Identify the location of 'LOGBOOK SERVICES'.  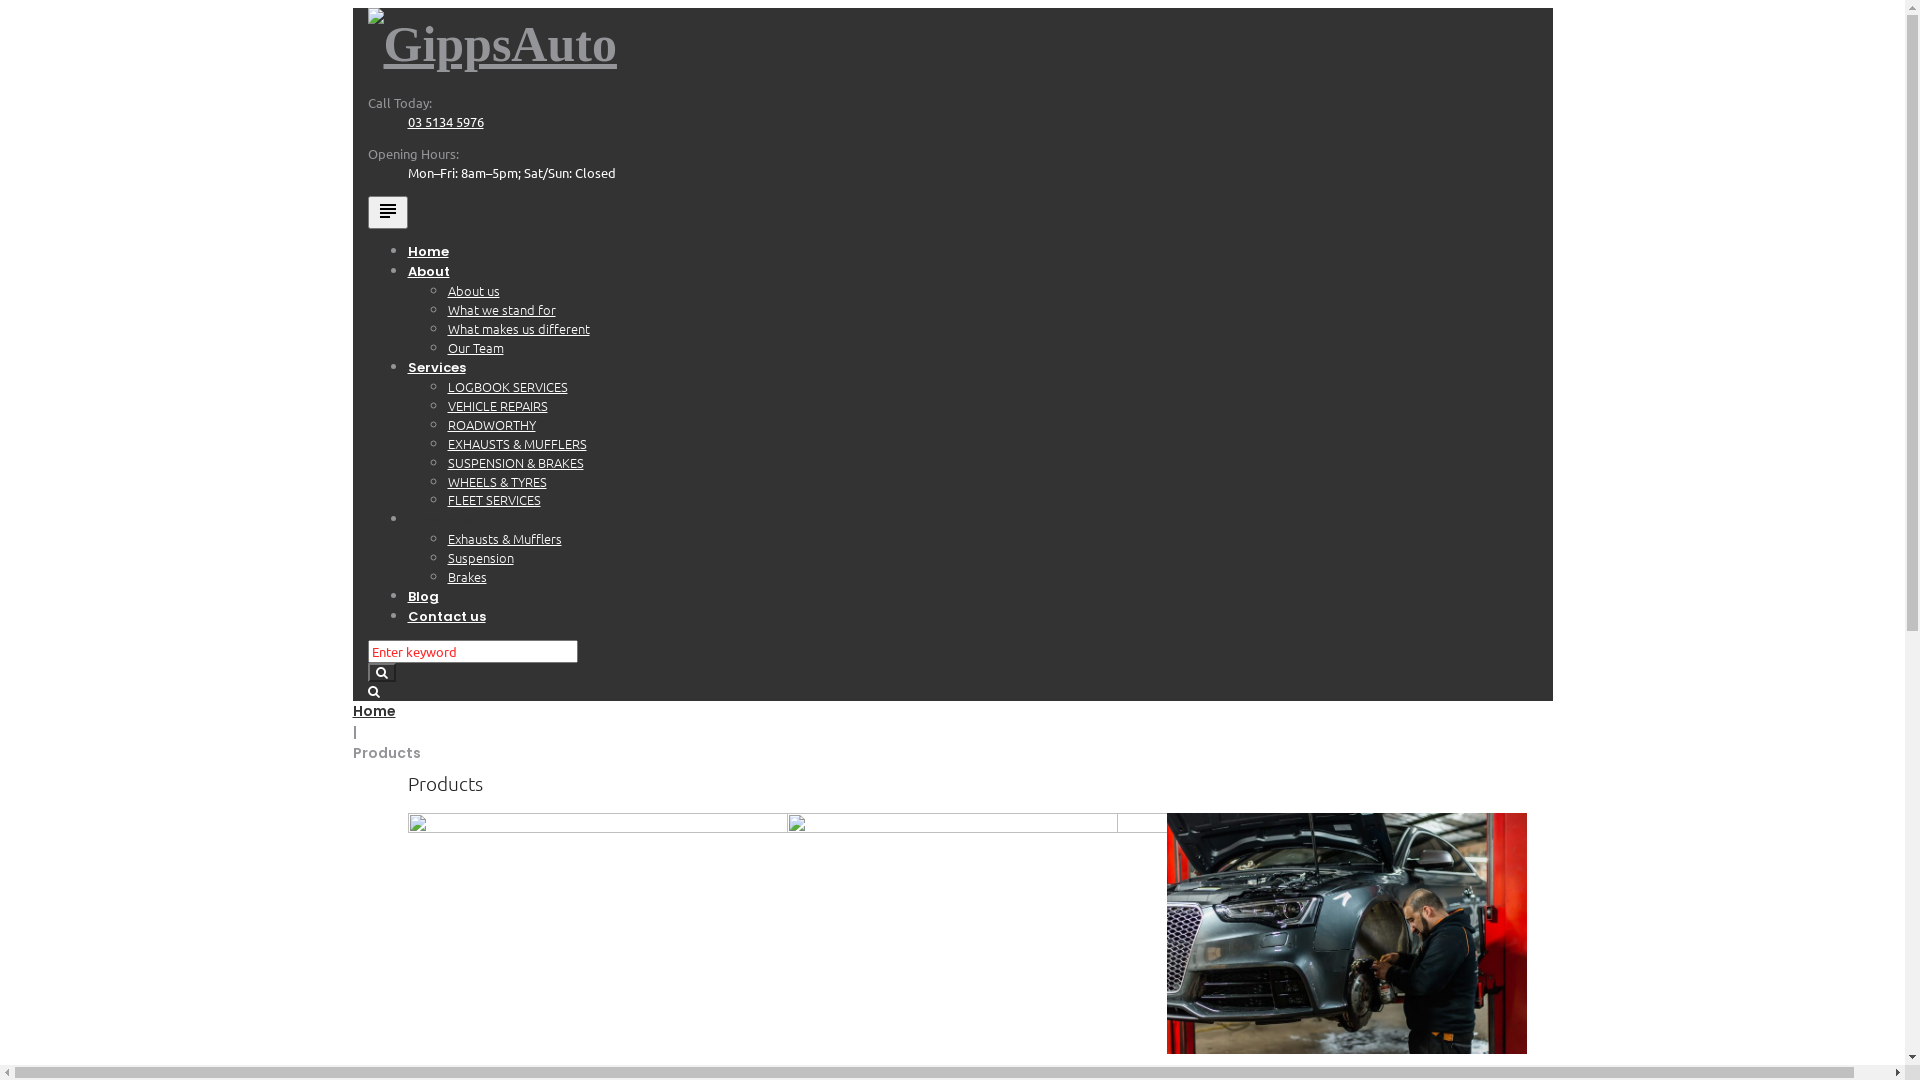
(508, 386).